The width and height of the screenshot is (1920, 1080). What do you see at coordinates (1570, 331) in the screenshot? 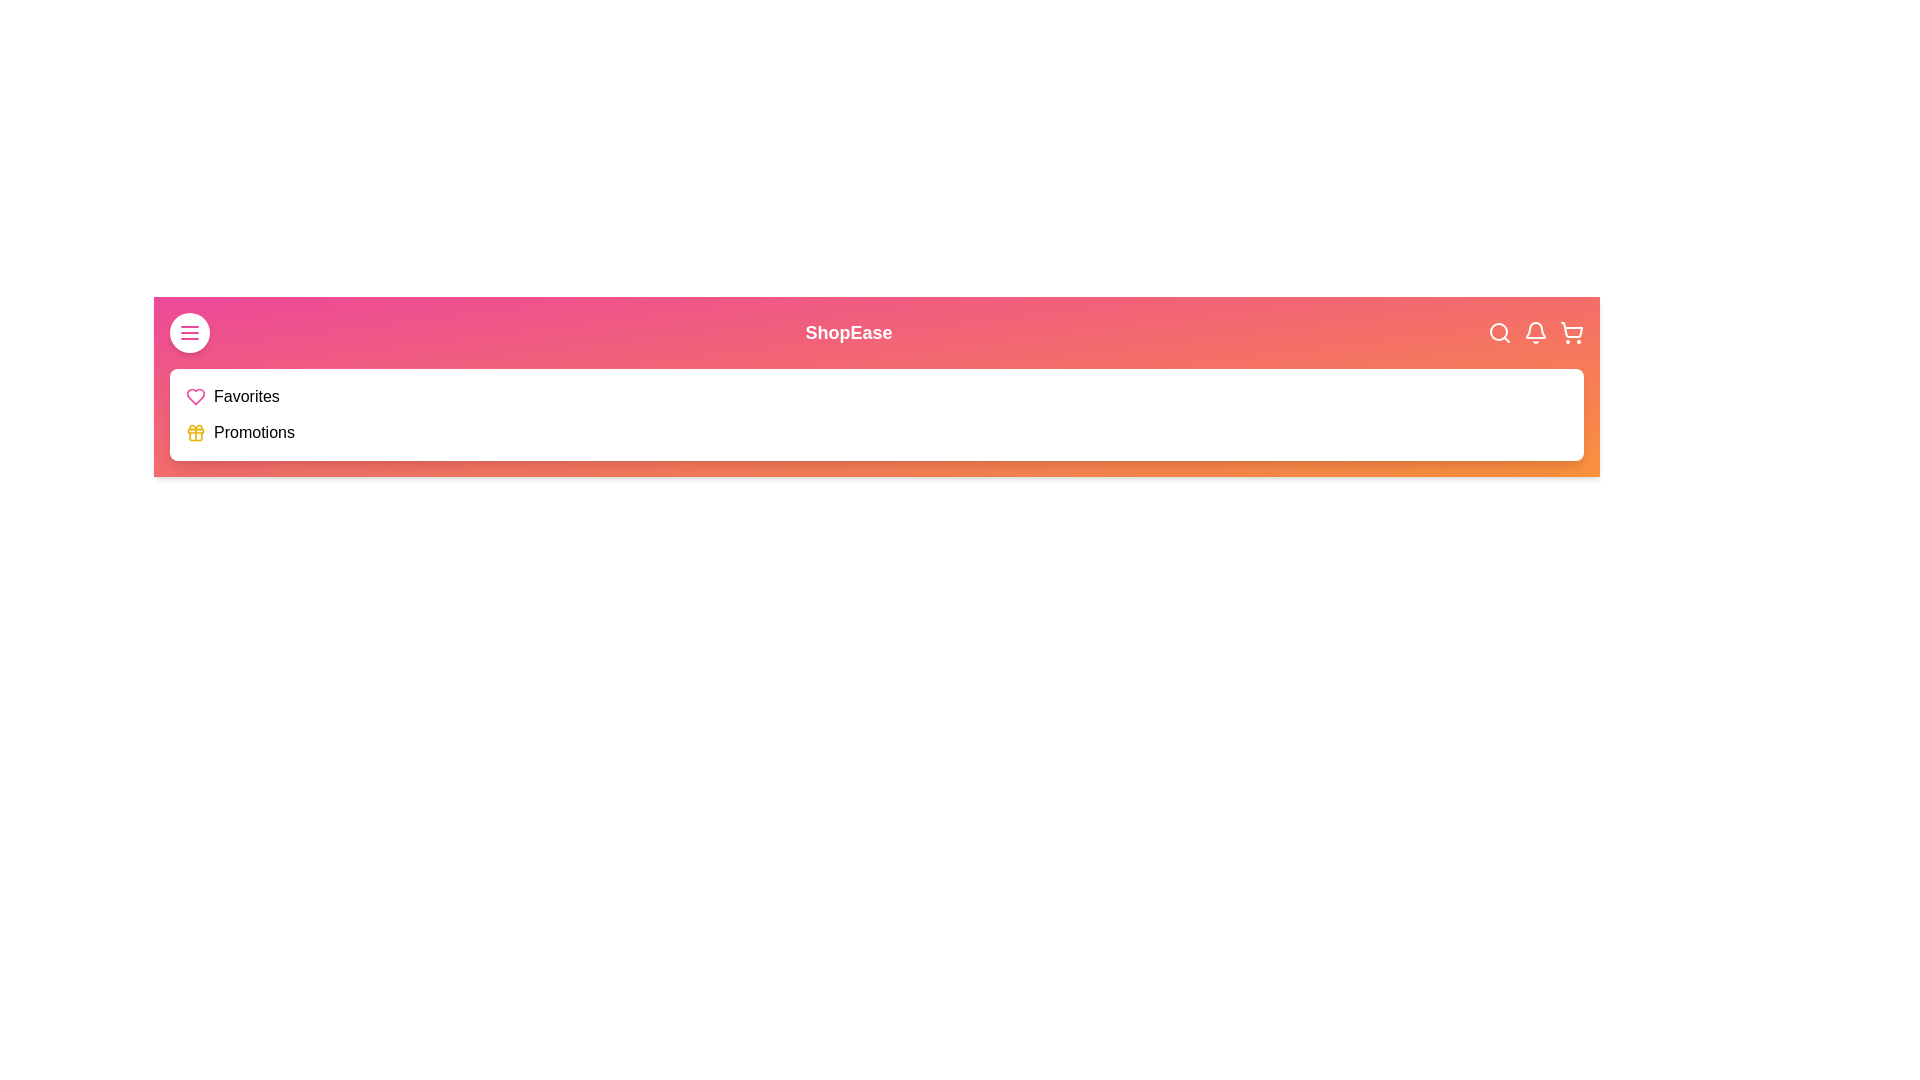
I see `the shopping cart icon to view the cart` at bounding box center [1570, 331].